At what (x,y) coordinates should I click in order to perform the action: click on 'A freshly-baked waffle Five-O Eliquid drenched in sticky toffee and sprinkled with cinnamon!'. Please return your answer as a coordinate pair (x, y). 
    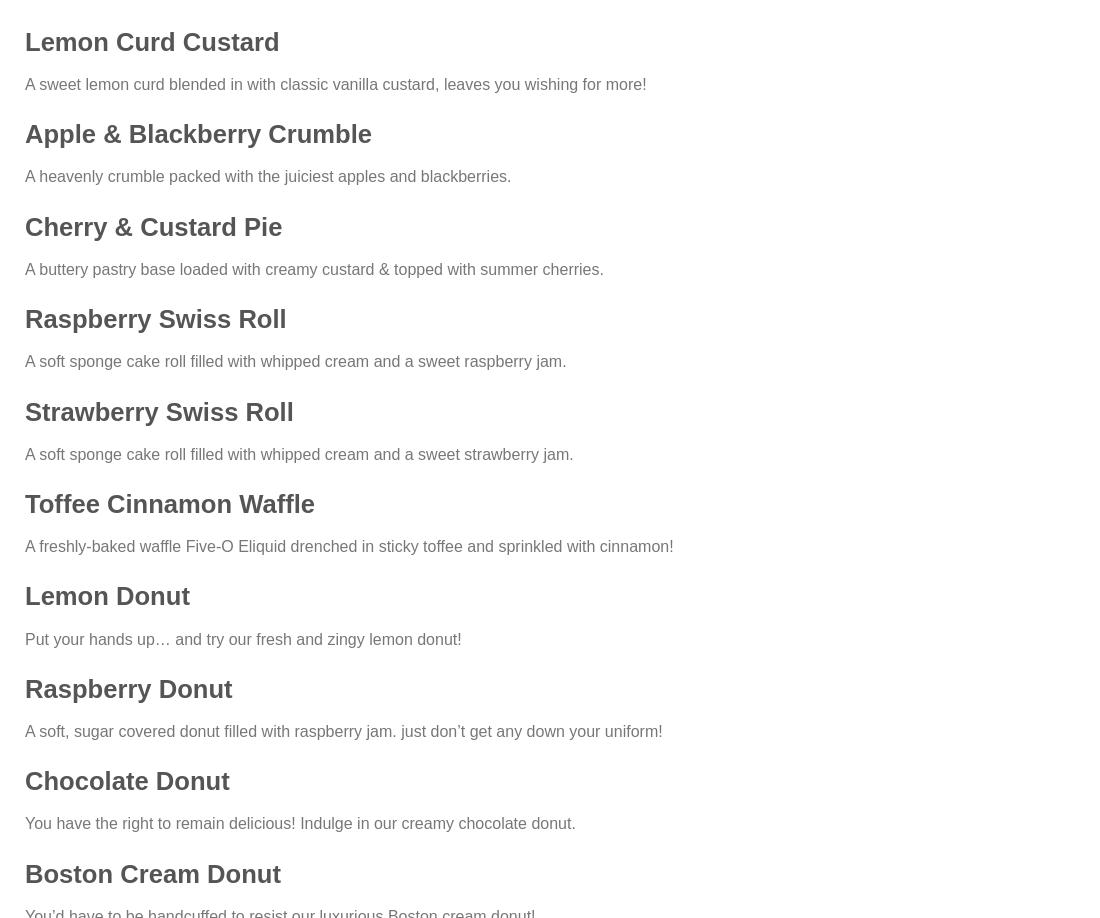
    Looking at the image, I should click on (23, 545).